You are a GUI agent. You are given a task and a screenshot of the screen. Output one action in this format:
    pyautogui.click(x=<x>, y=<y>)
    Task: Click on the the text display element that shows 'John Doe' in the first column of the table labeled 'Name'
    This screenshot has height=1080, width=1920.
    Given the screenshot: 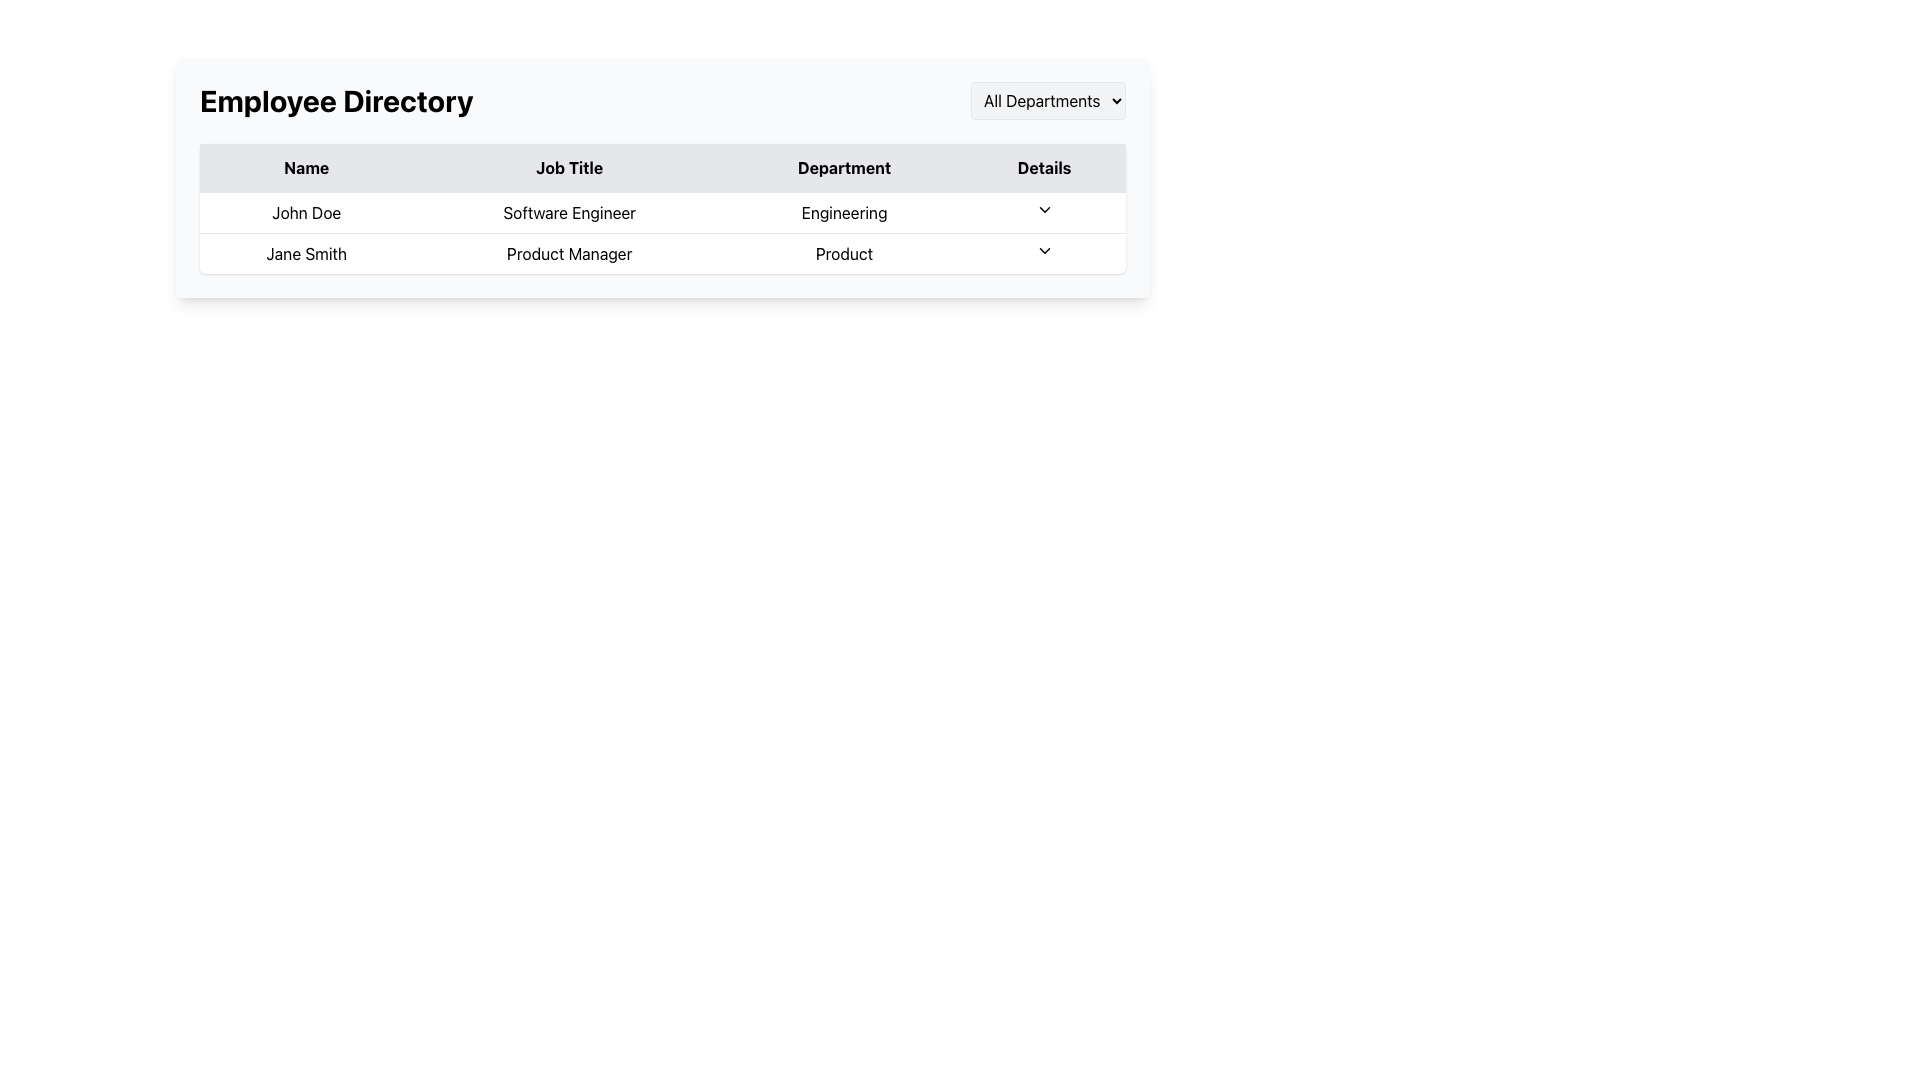 What is the action you would take?
    pyautogui.click(x=305, y=212)
    